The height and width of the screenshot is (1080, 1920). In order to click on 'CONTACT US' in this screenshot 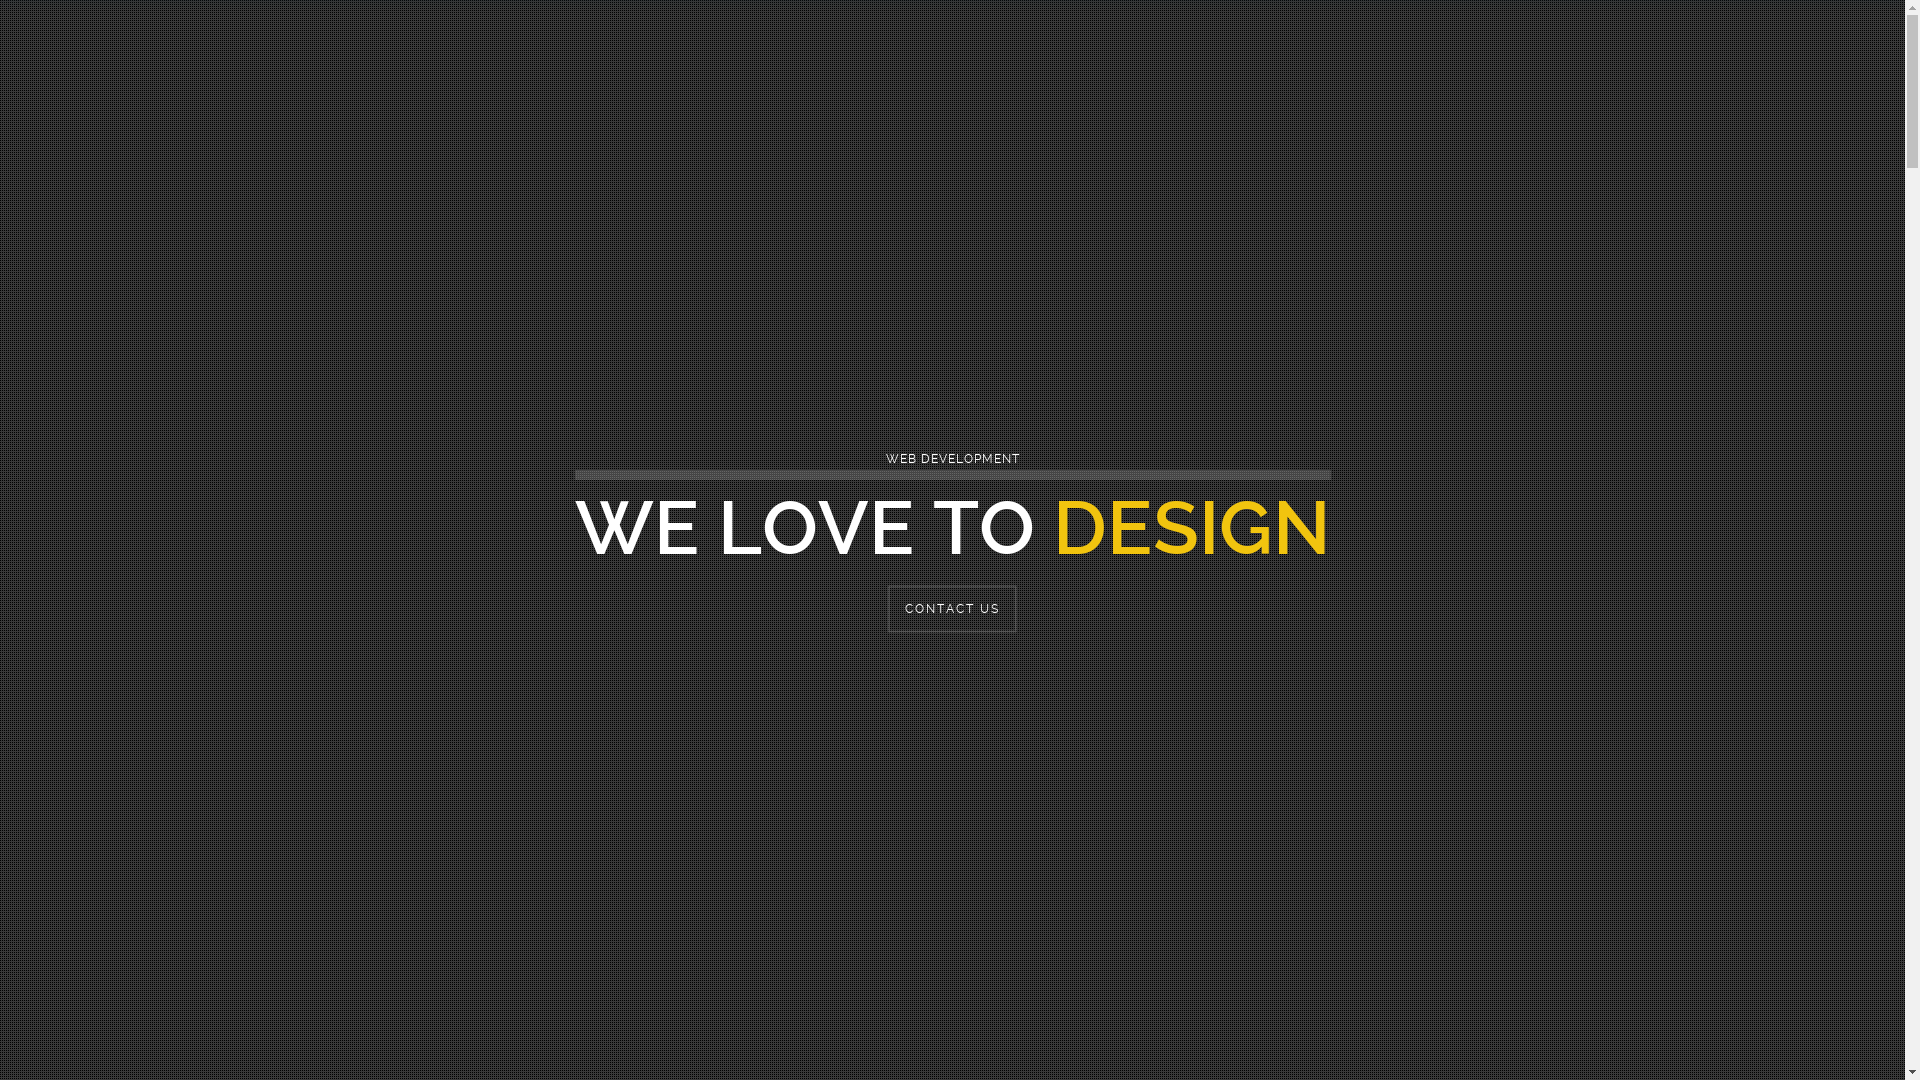, I will do `click(951, 608)`.